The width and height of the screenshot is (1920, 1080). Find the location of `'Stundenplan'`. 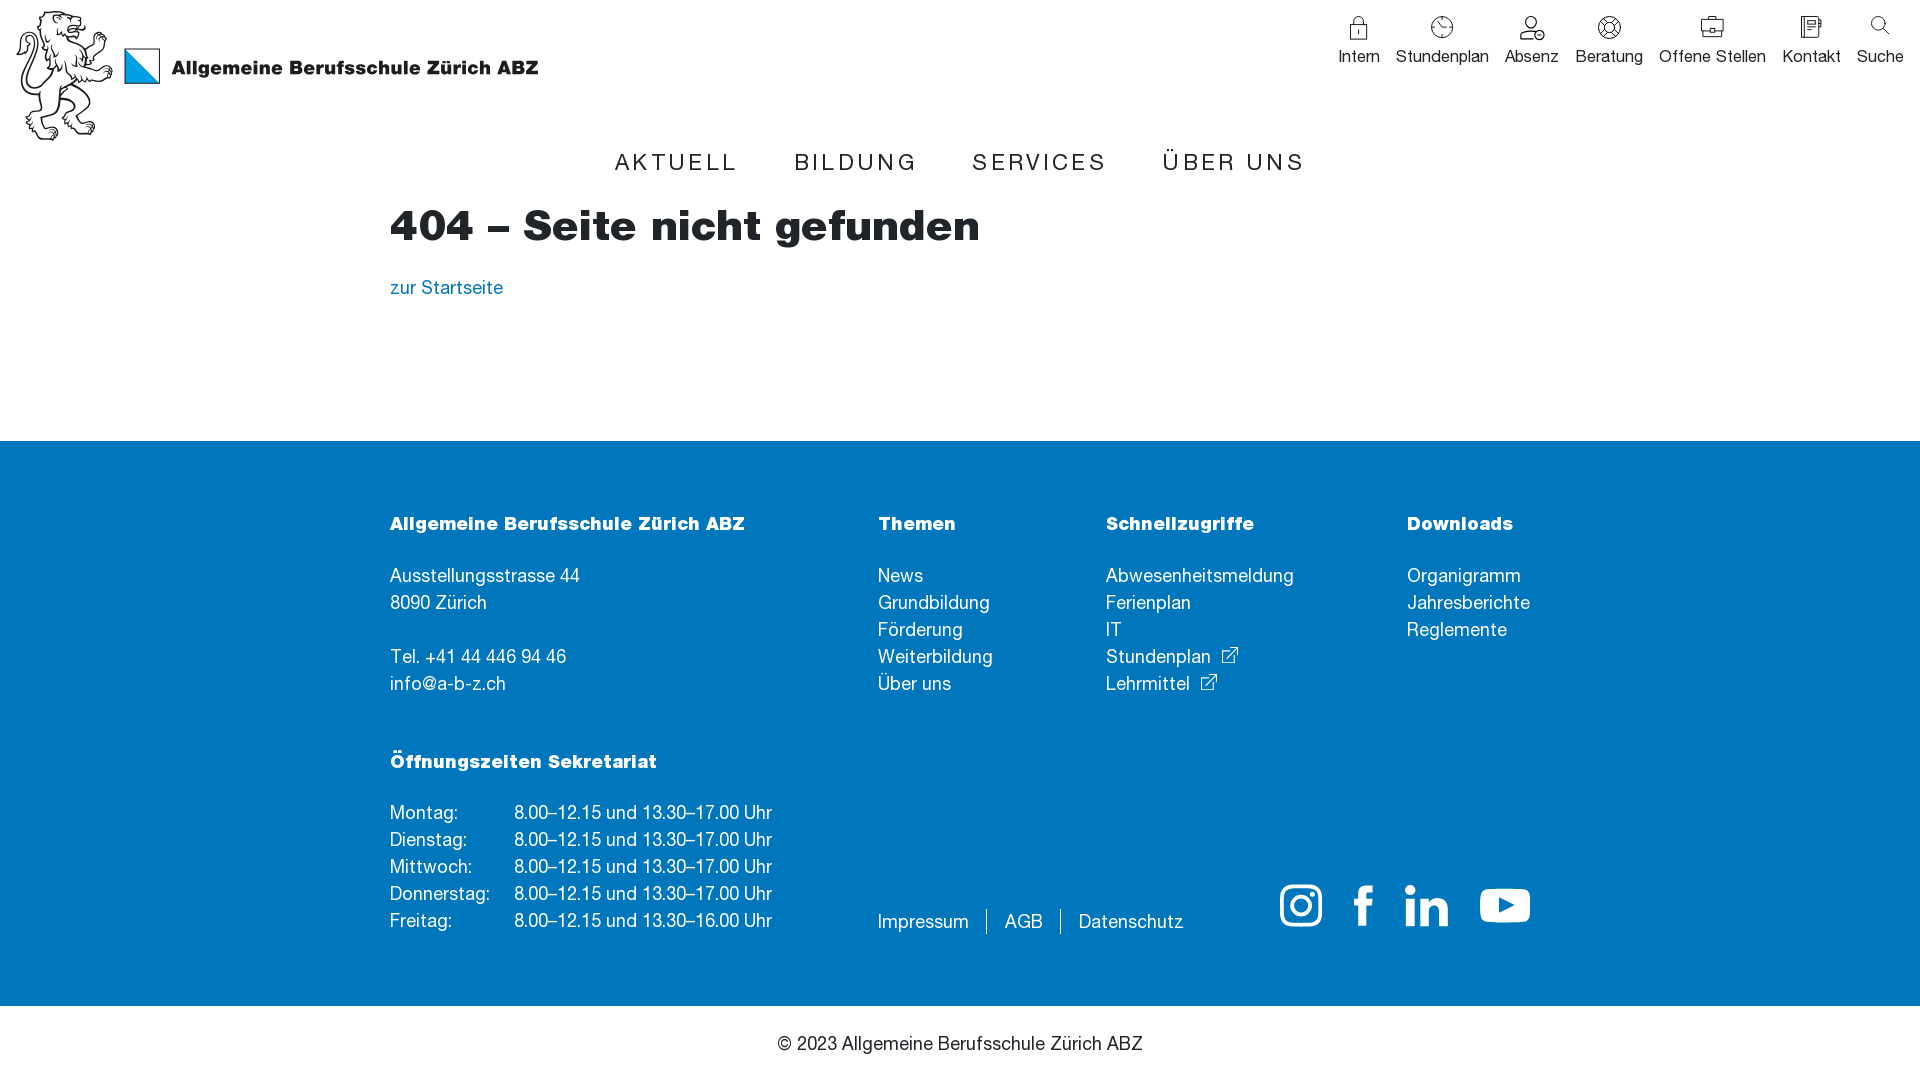

'Stundenplan' is located at coordinates (1442, 42).